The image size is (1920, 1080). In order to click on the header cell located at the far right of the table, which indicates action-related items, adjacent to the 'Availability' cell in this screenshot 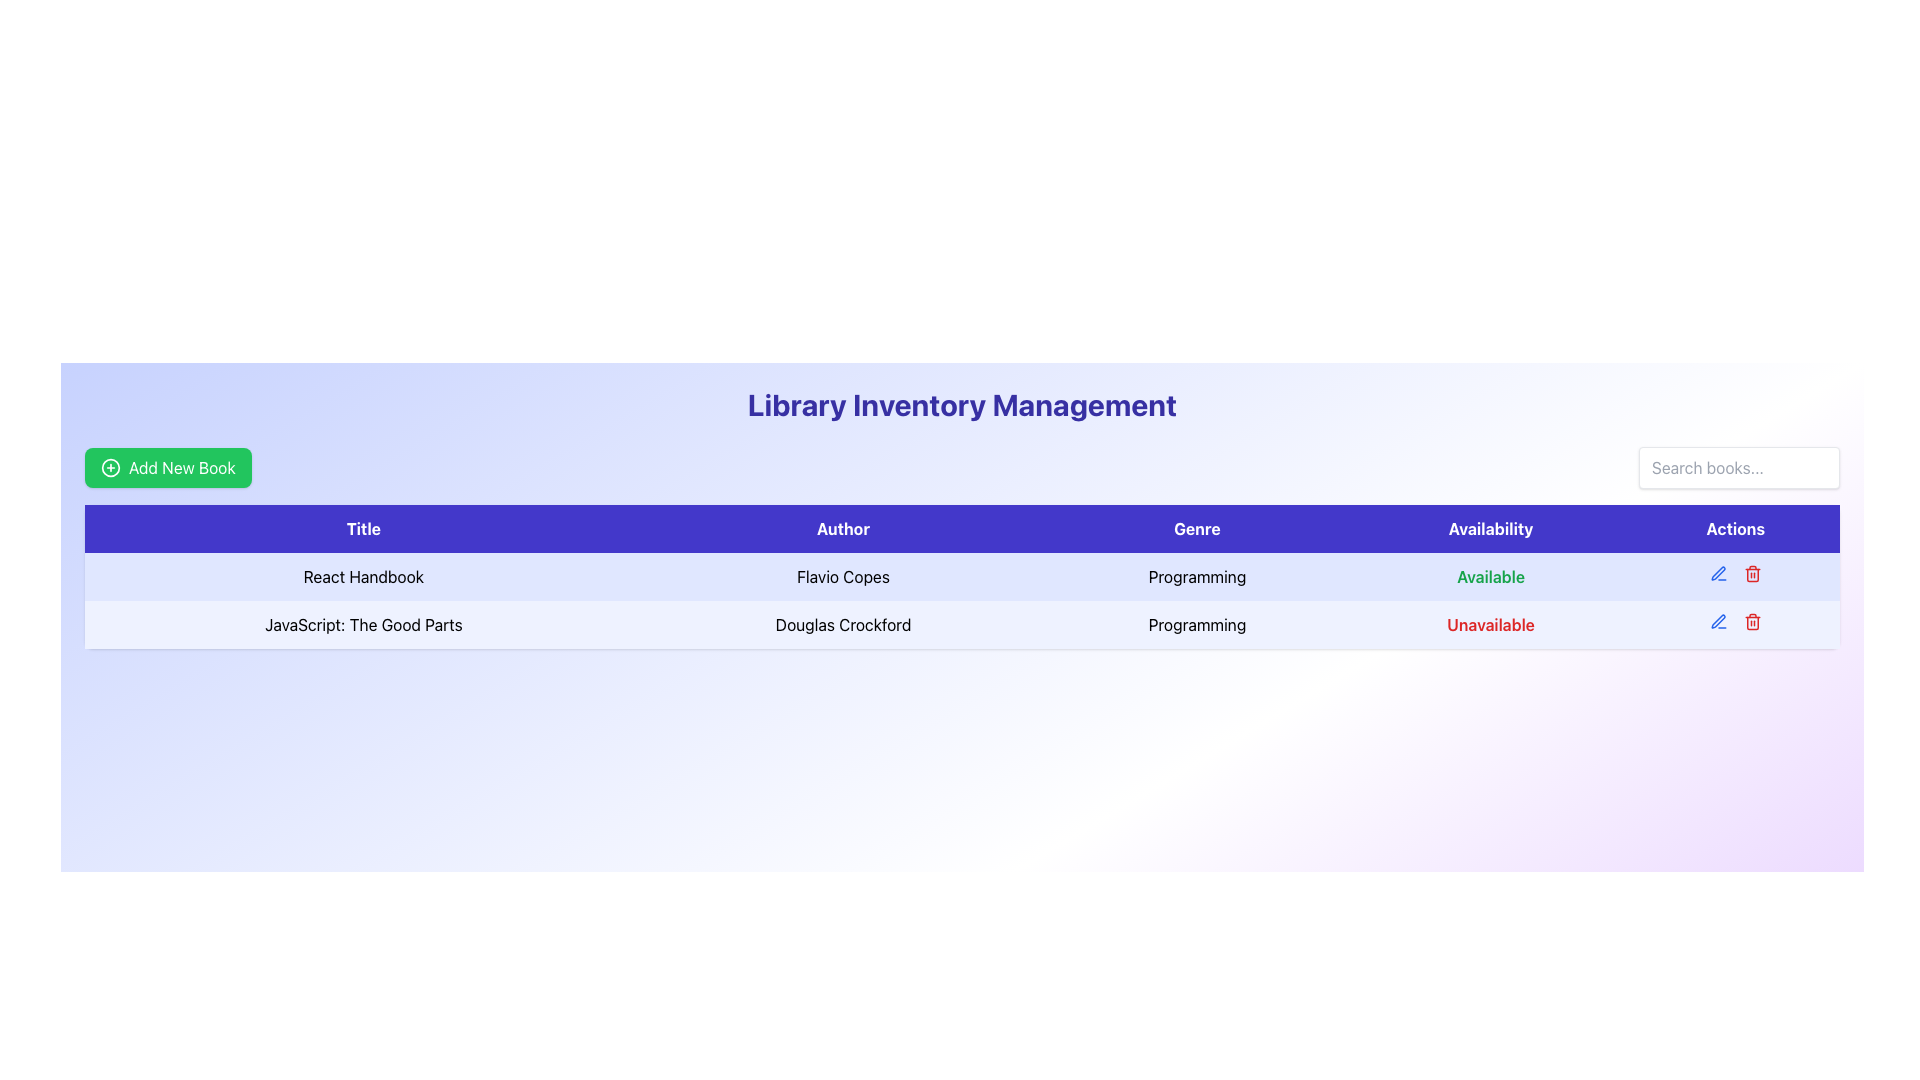, I will do `click(1734, 527)`.